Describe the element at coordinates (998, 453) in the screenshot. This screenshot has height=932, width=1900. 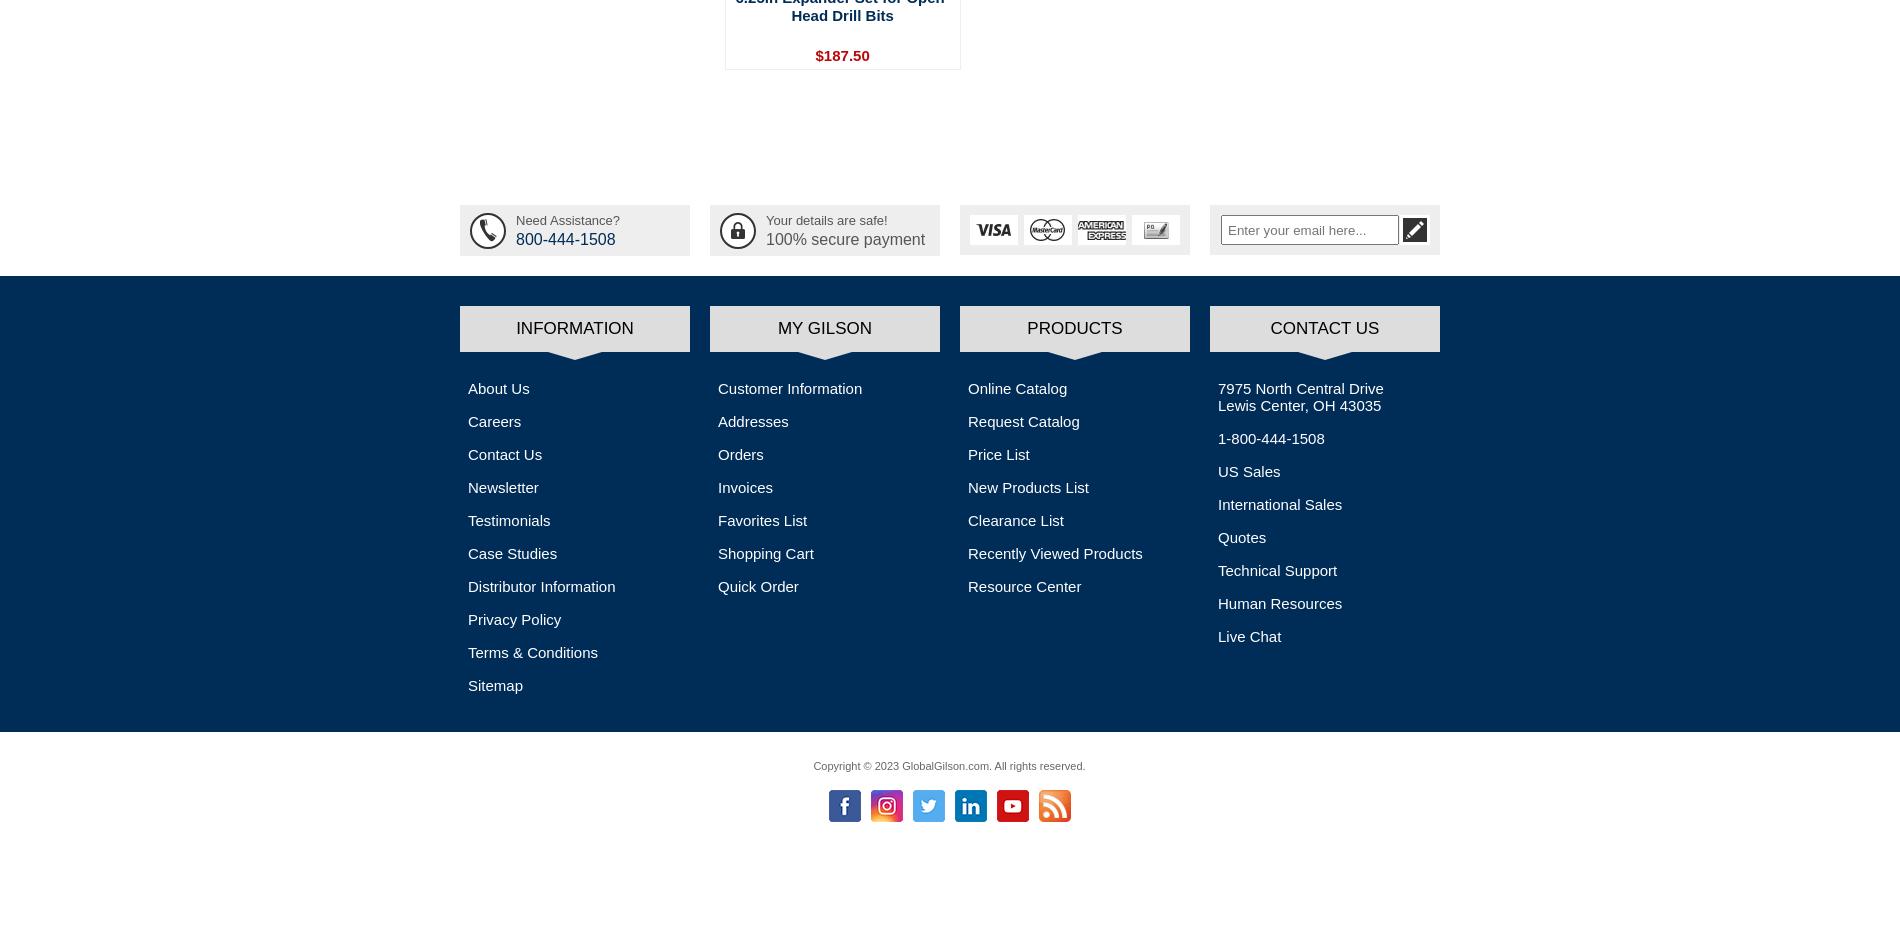
I see `'Price List'` at that location.